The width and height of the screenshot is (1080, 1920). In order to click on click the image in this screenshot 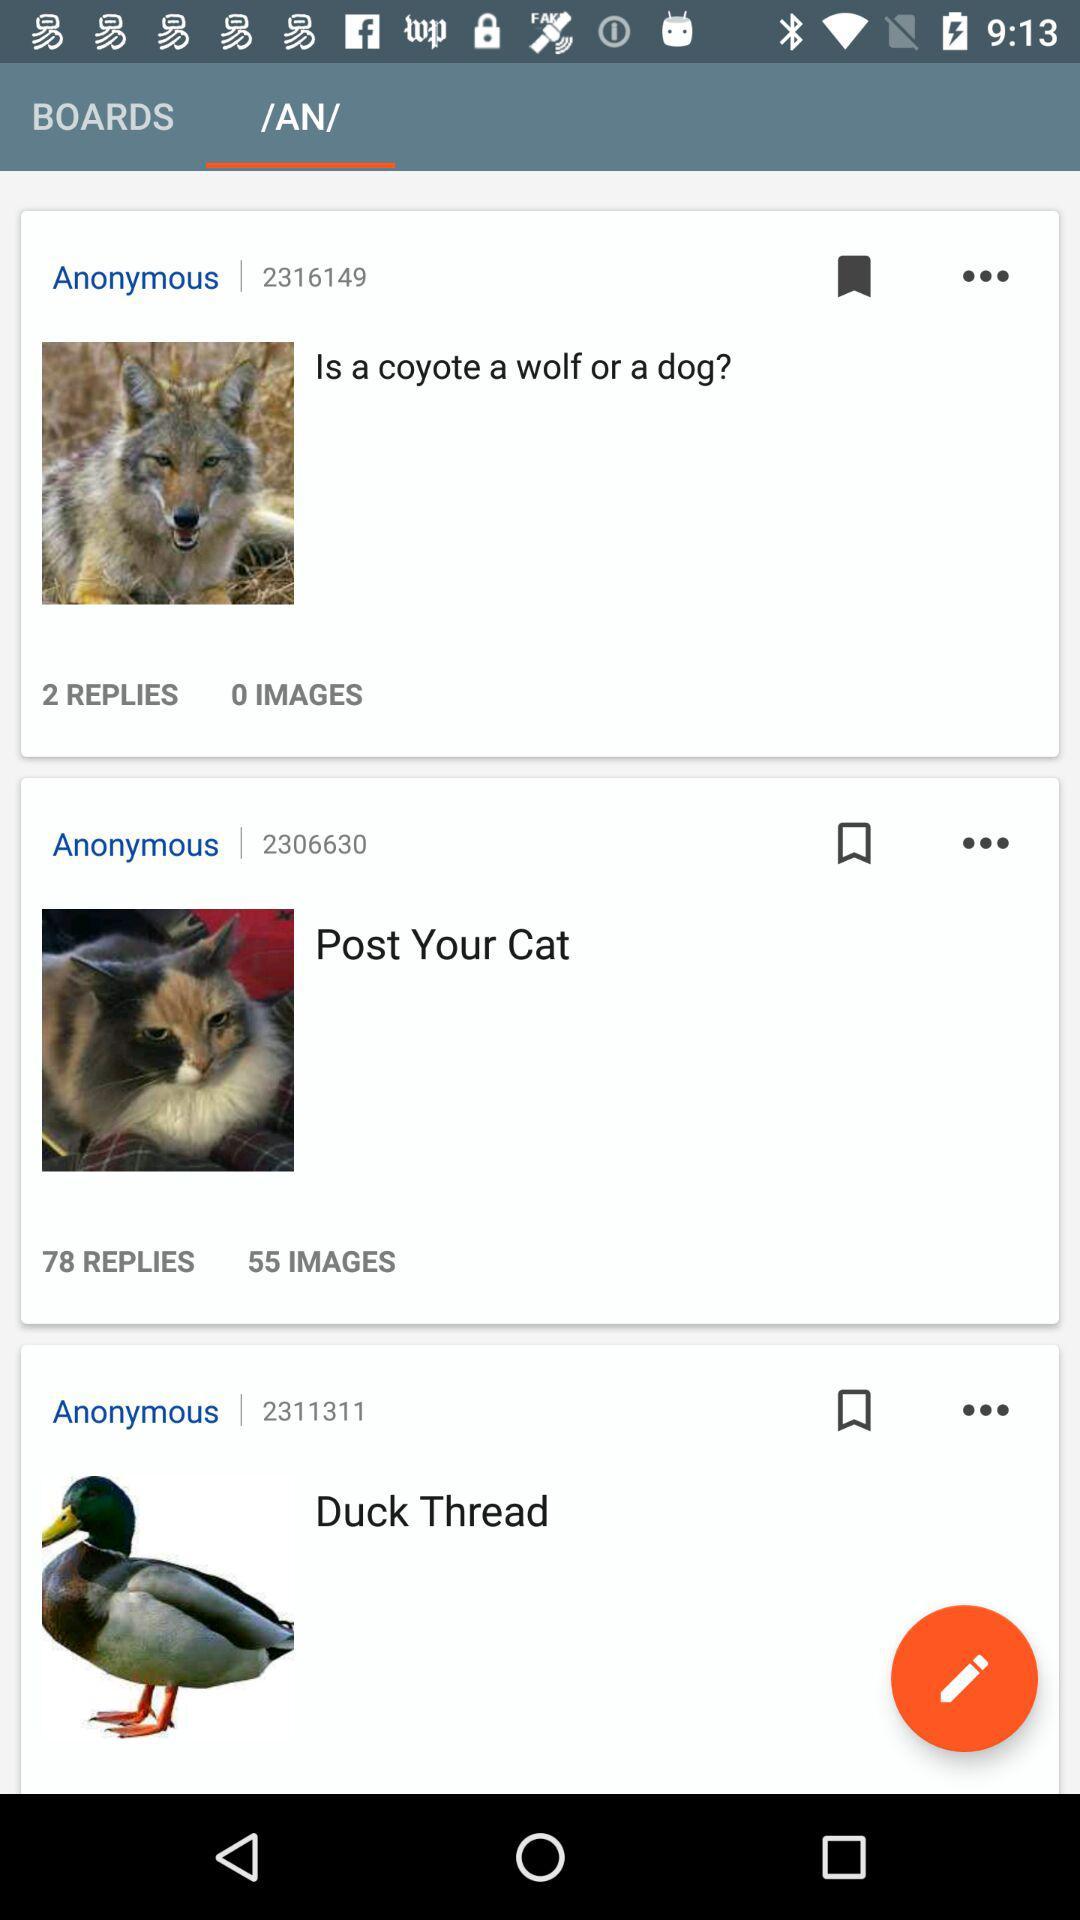, I will do `click(161, 1040)`.